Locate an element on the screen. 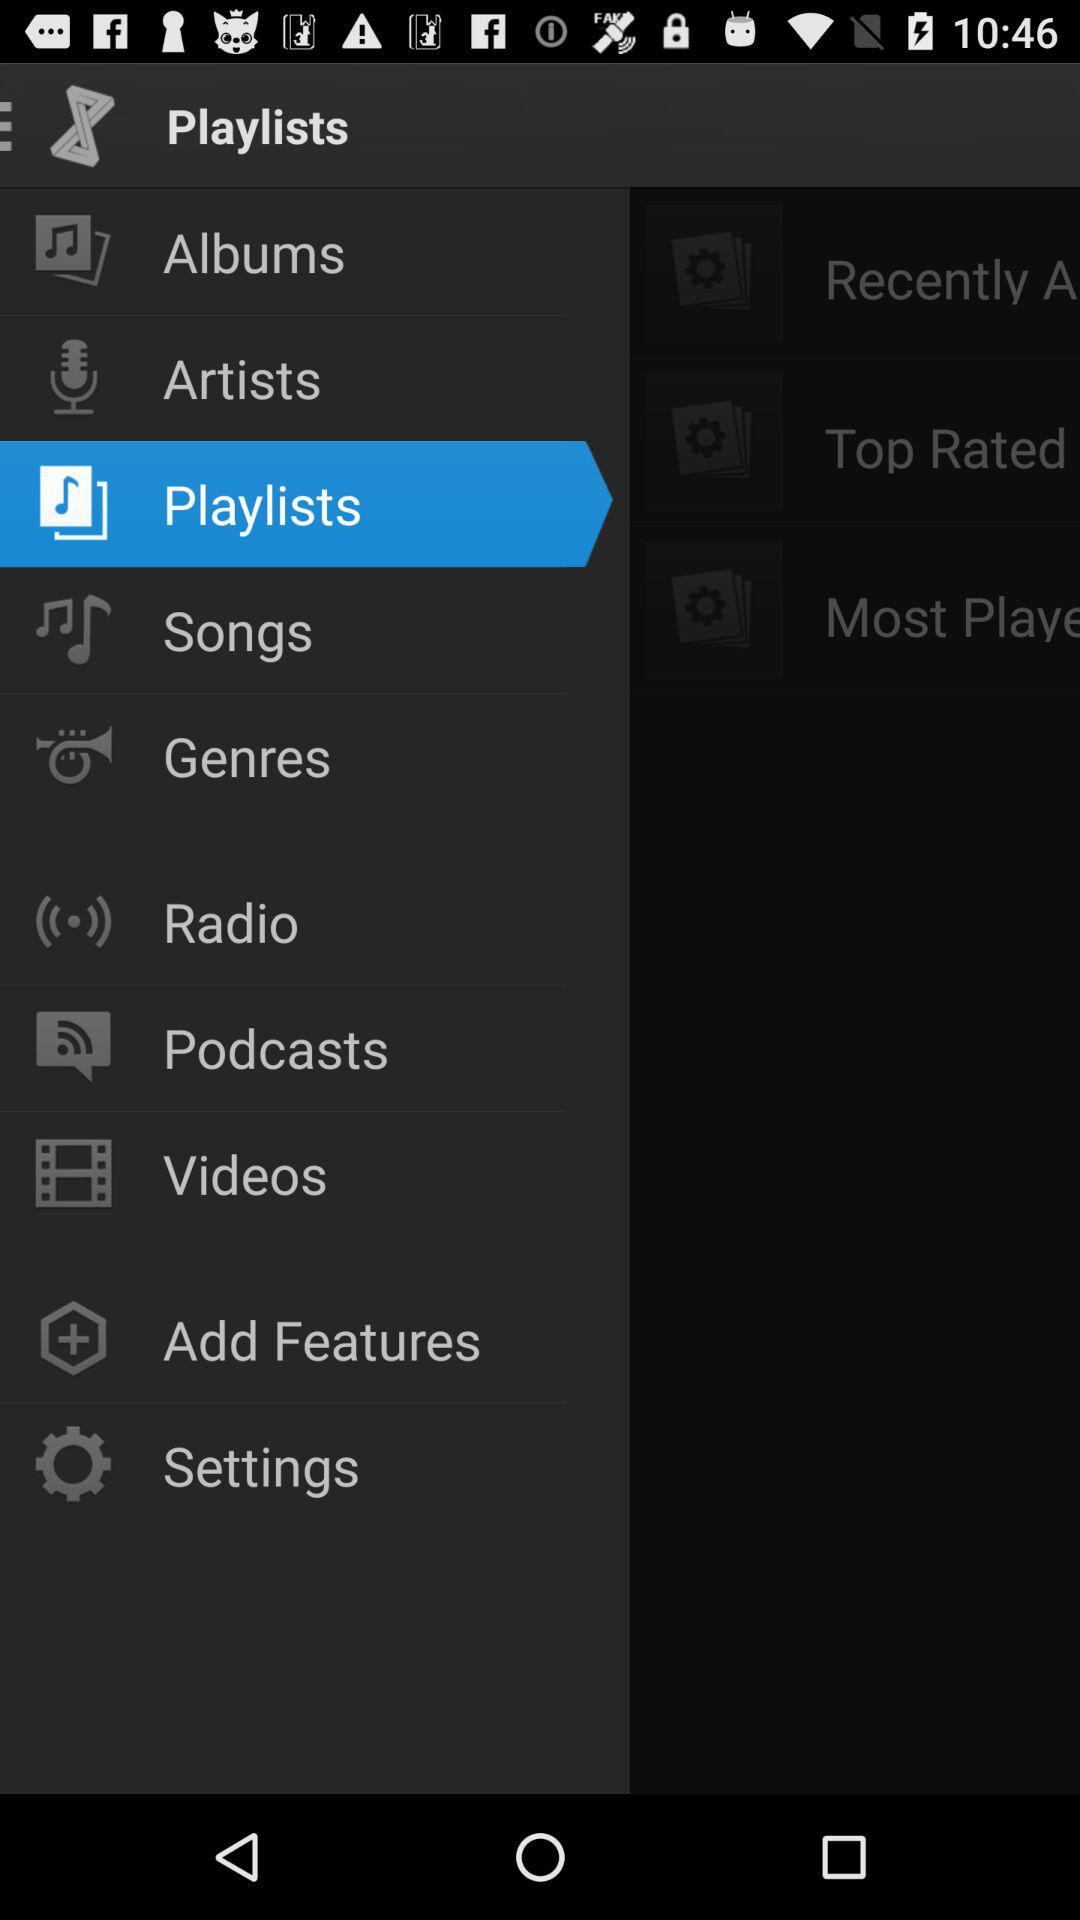 The image size is (1080, 1920). the podcast button is located at coordinates (72, 1046).